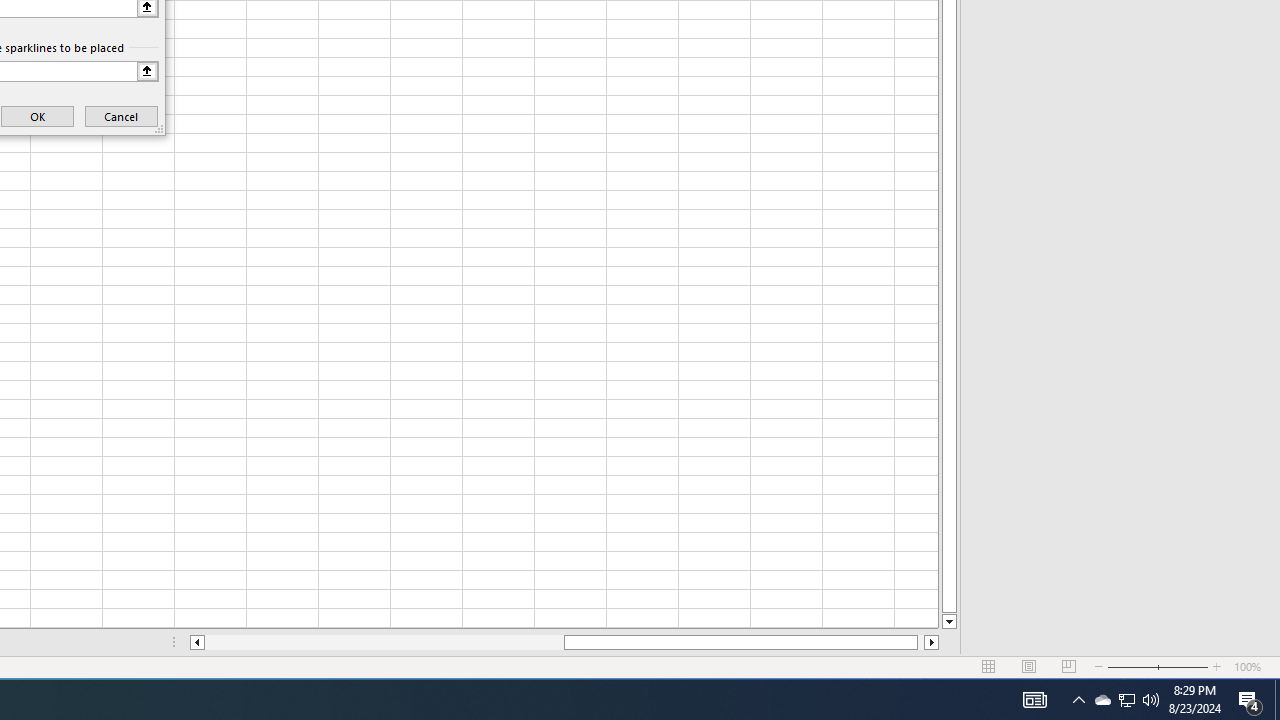  I want to click on 'Column right', so click(931, 642).